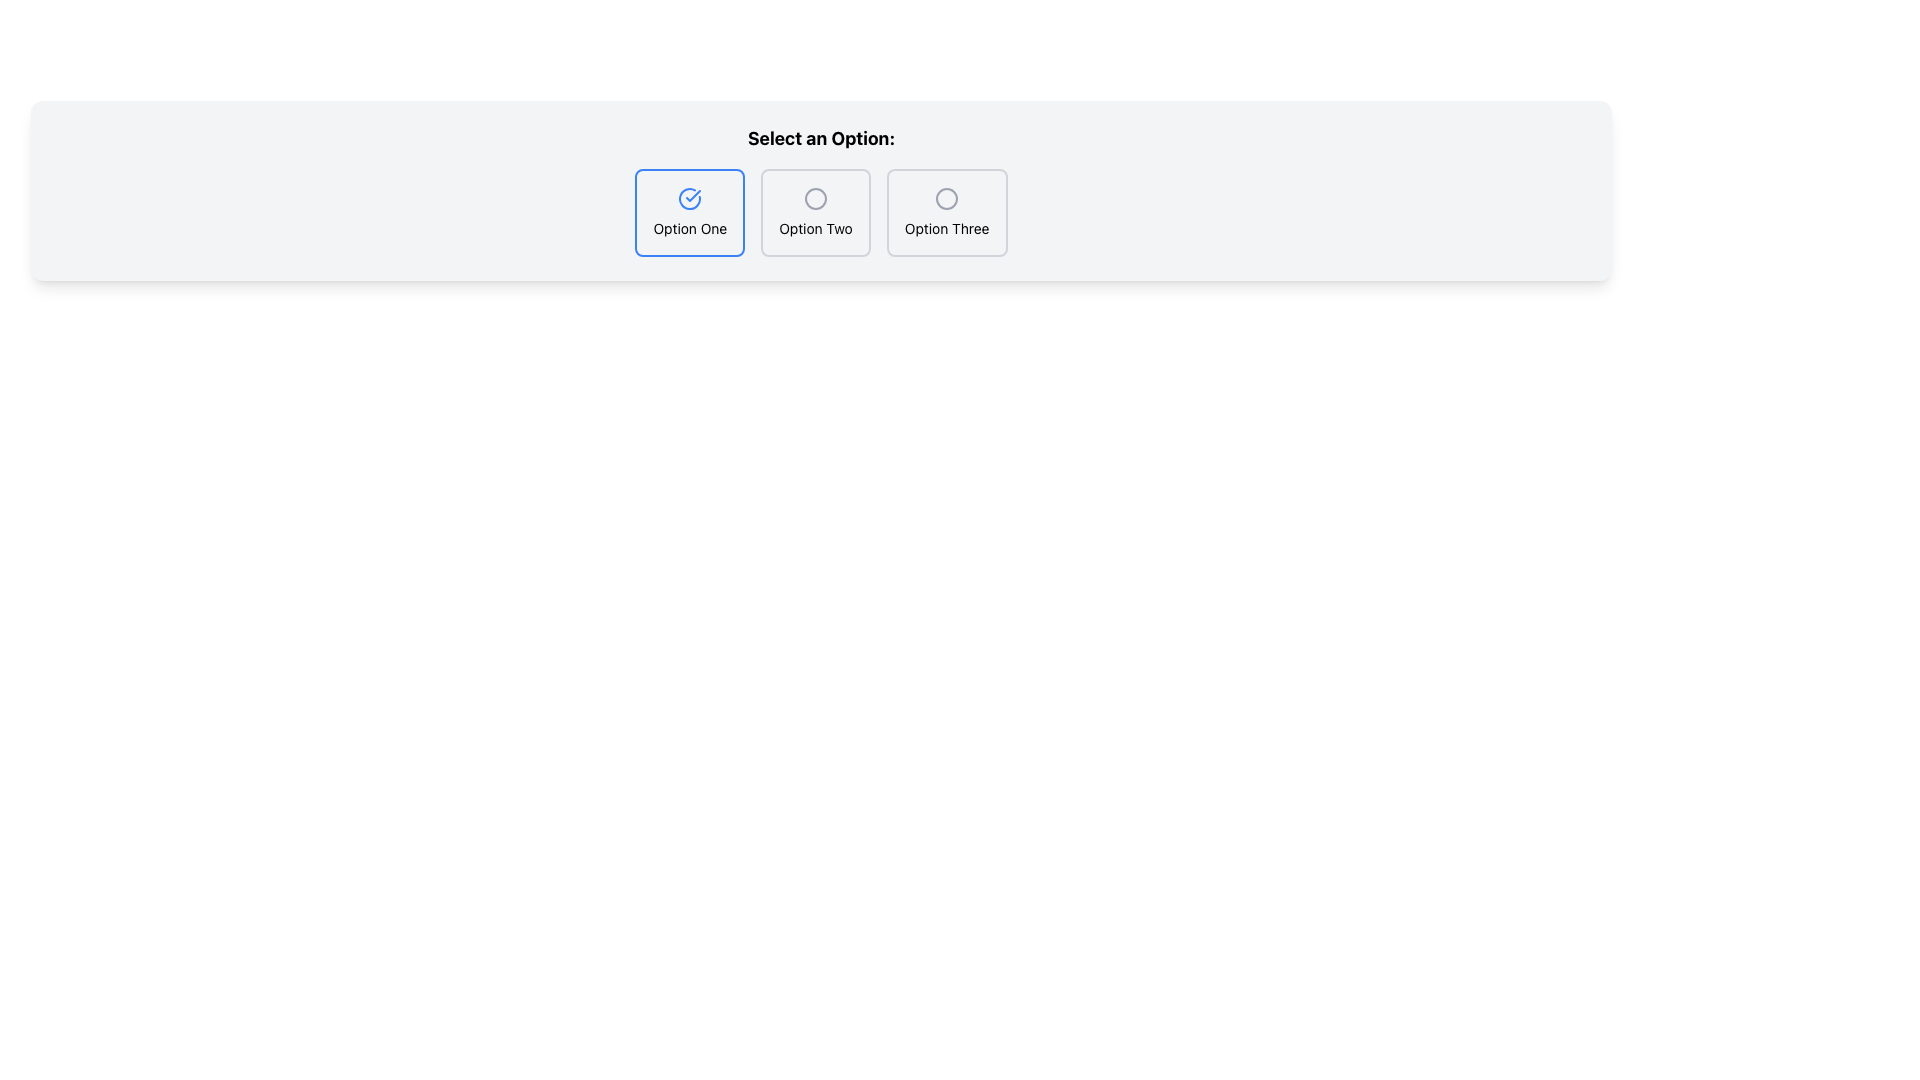  I want to click on the state of the circular outline icon indicating the selection option within the 'Option Three' button, located on the right side of the horizontal selection group, so click(946, 199).